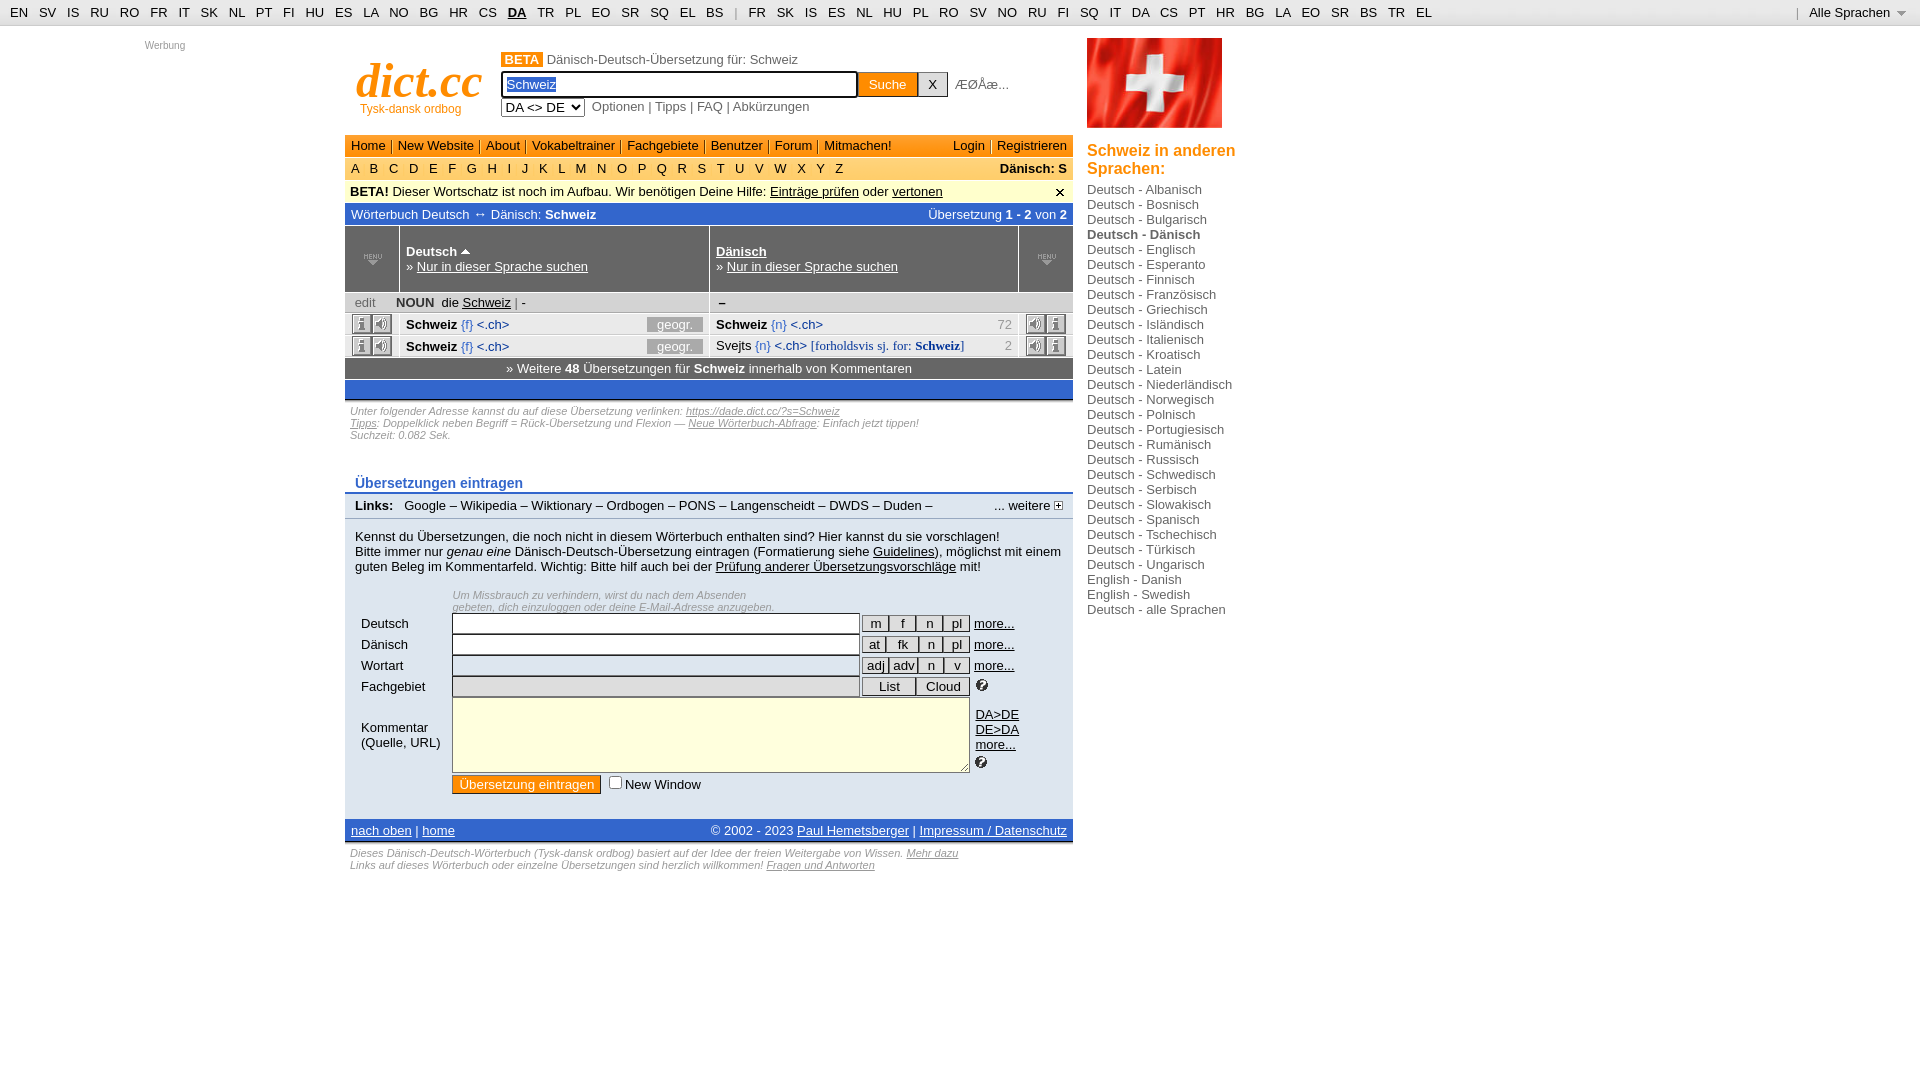 Image resolution: width=1920 pixels, height=1080 pixels. What do you see at coordinates (642, 167) in the screenshot?
I see `'P'` at bounding box center [642, 167].